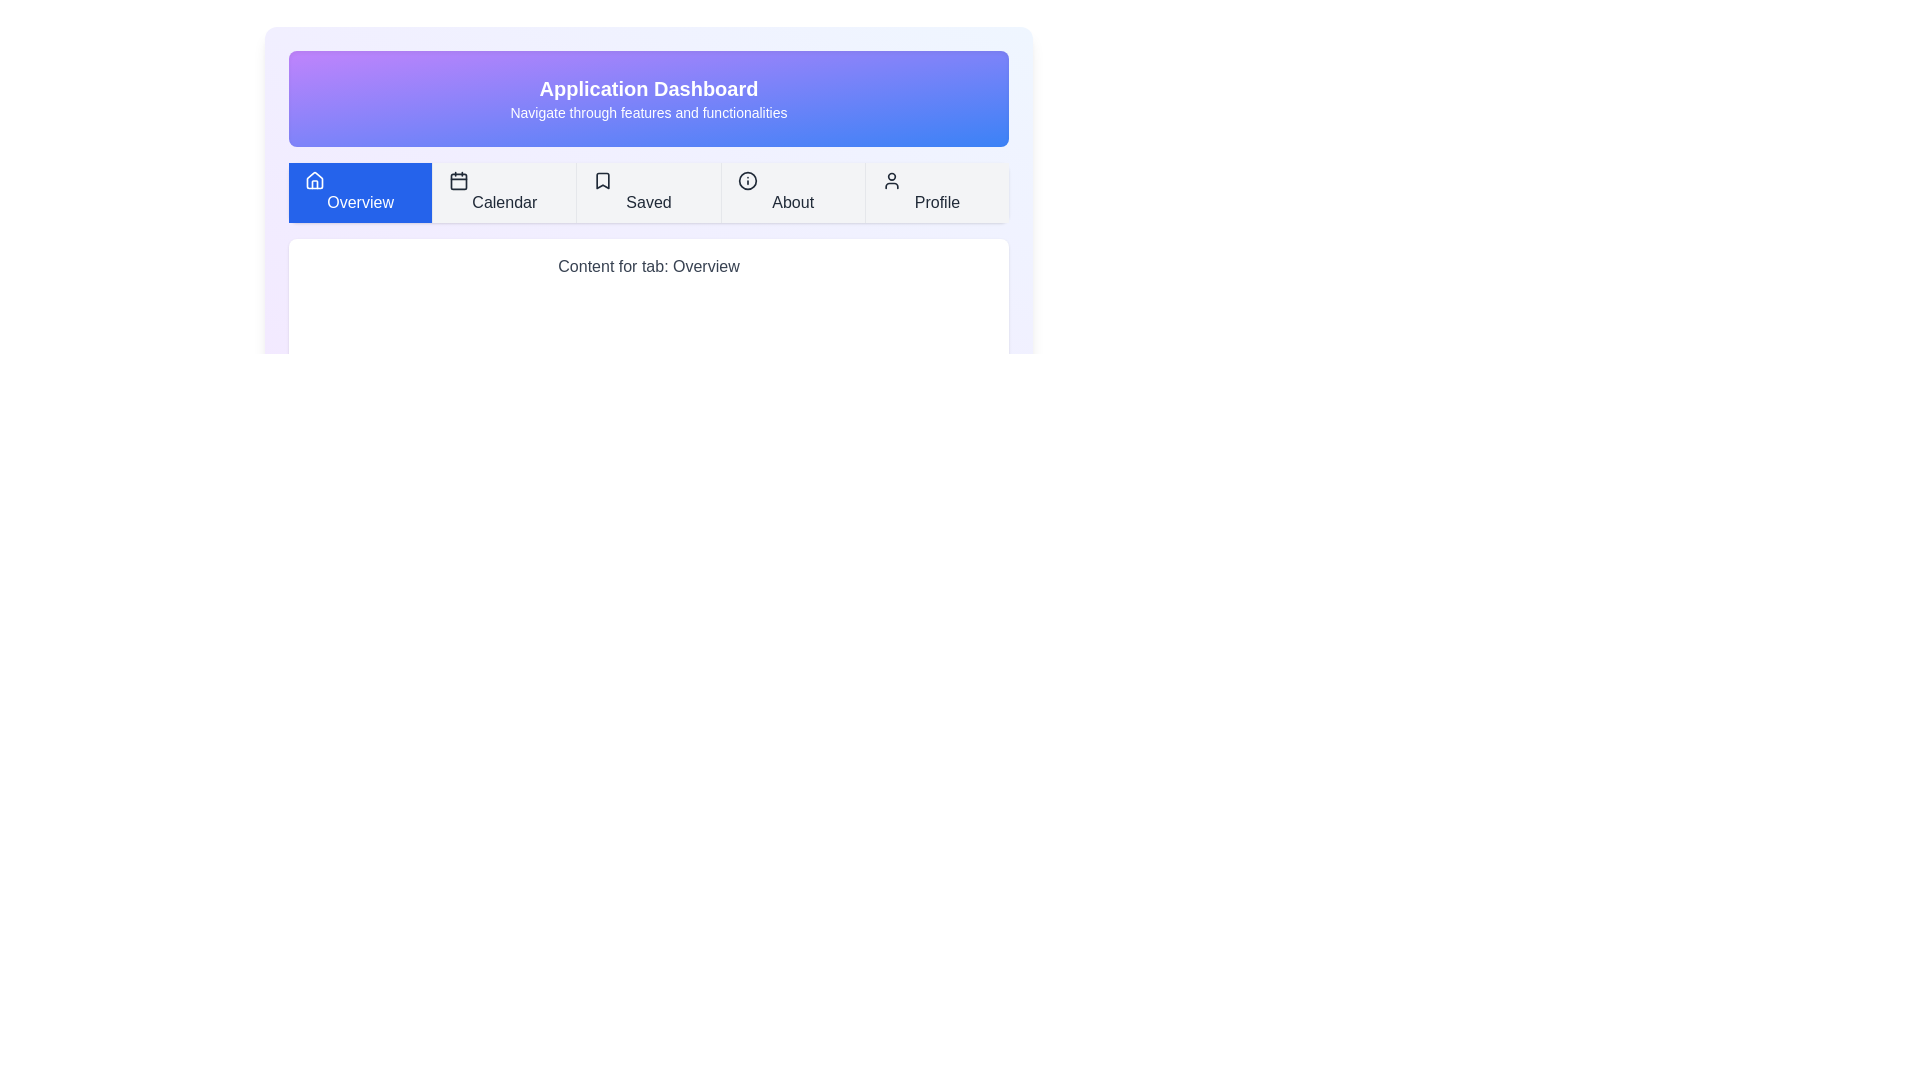 The width and height of the screenshot is (1920, 1080). Describe the element at coordinates (504, 192) in the screenshot. I see `the 'Calendar' button in the horizontal navigation menu` at that location.